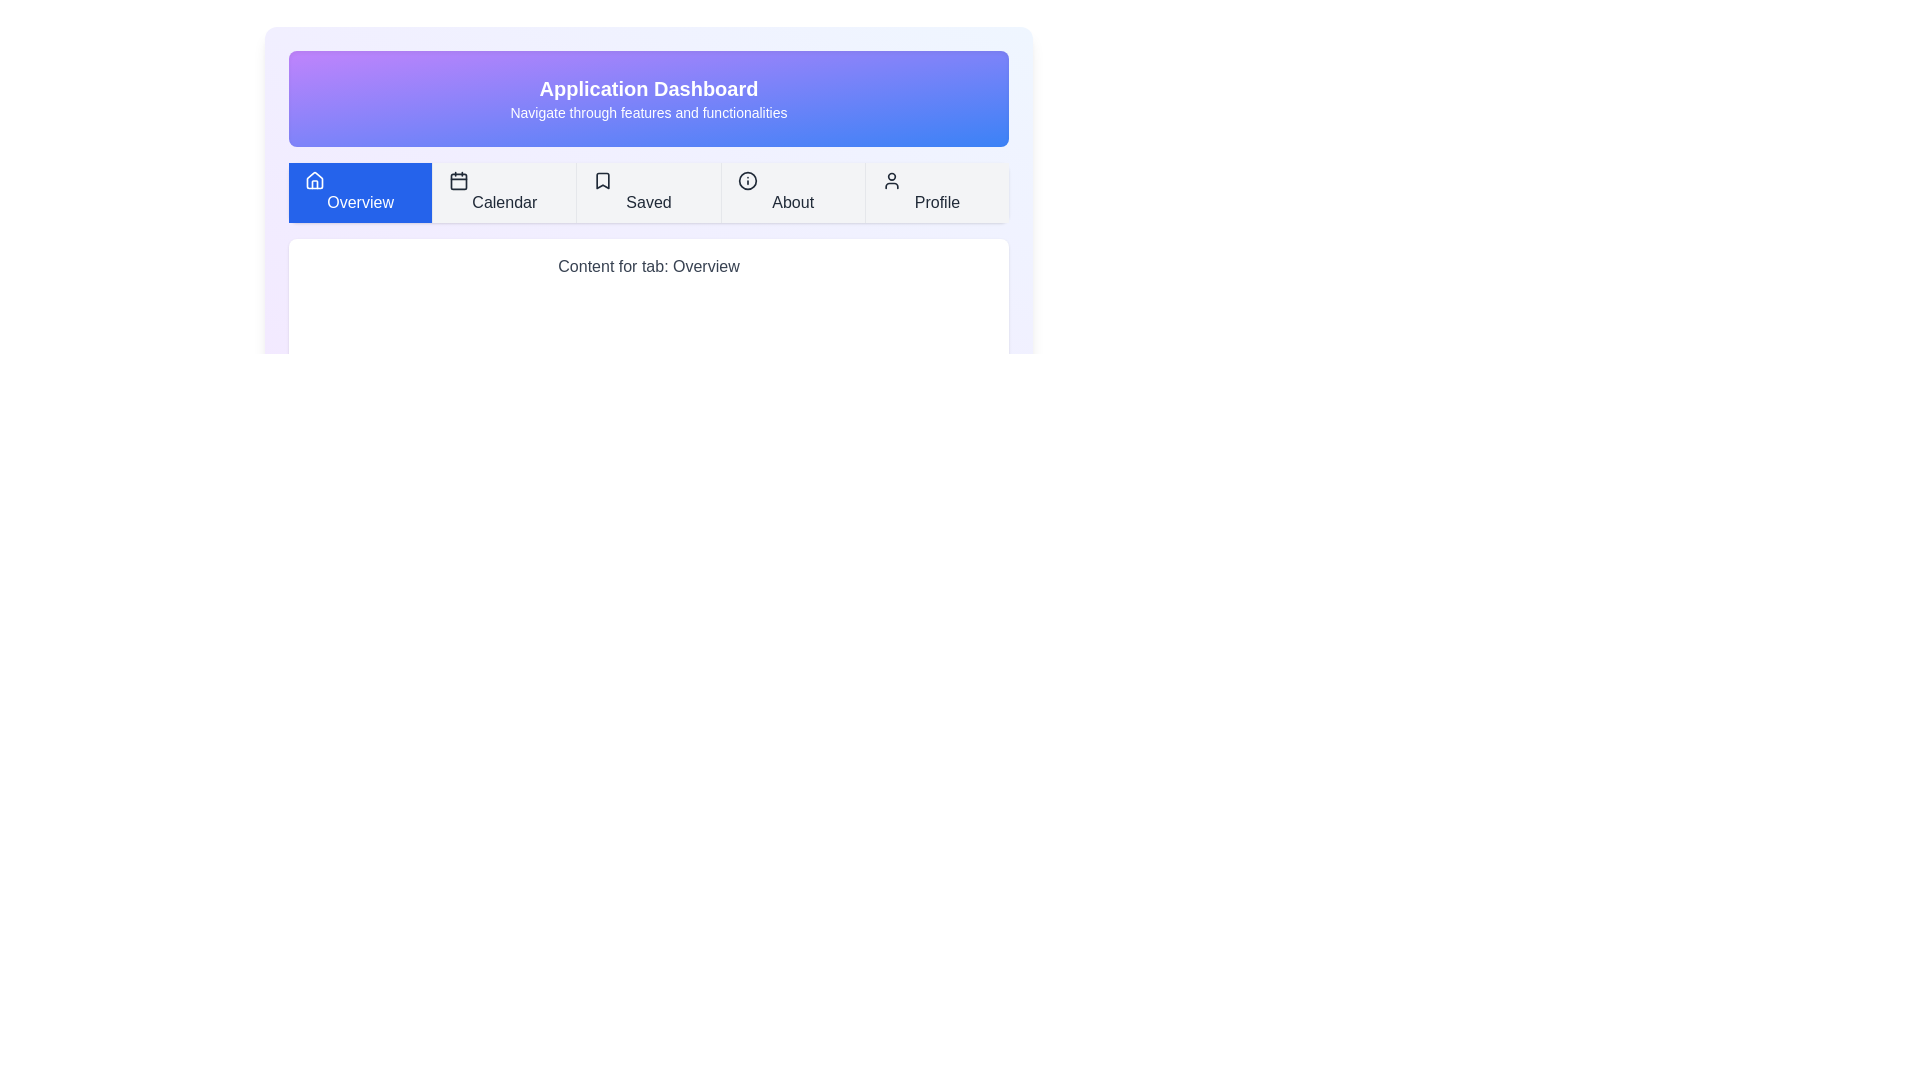 The width and height of the screenshot is (1920, 1080). Describe the element at coordinates (504, 192) in the screenshot. I see `the 'Calendar' button in the horizontal navigation menu` at that location.